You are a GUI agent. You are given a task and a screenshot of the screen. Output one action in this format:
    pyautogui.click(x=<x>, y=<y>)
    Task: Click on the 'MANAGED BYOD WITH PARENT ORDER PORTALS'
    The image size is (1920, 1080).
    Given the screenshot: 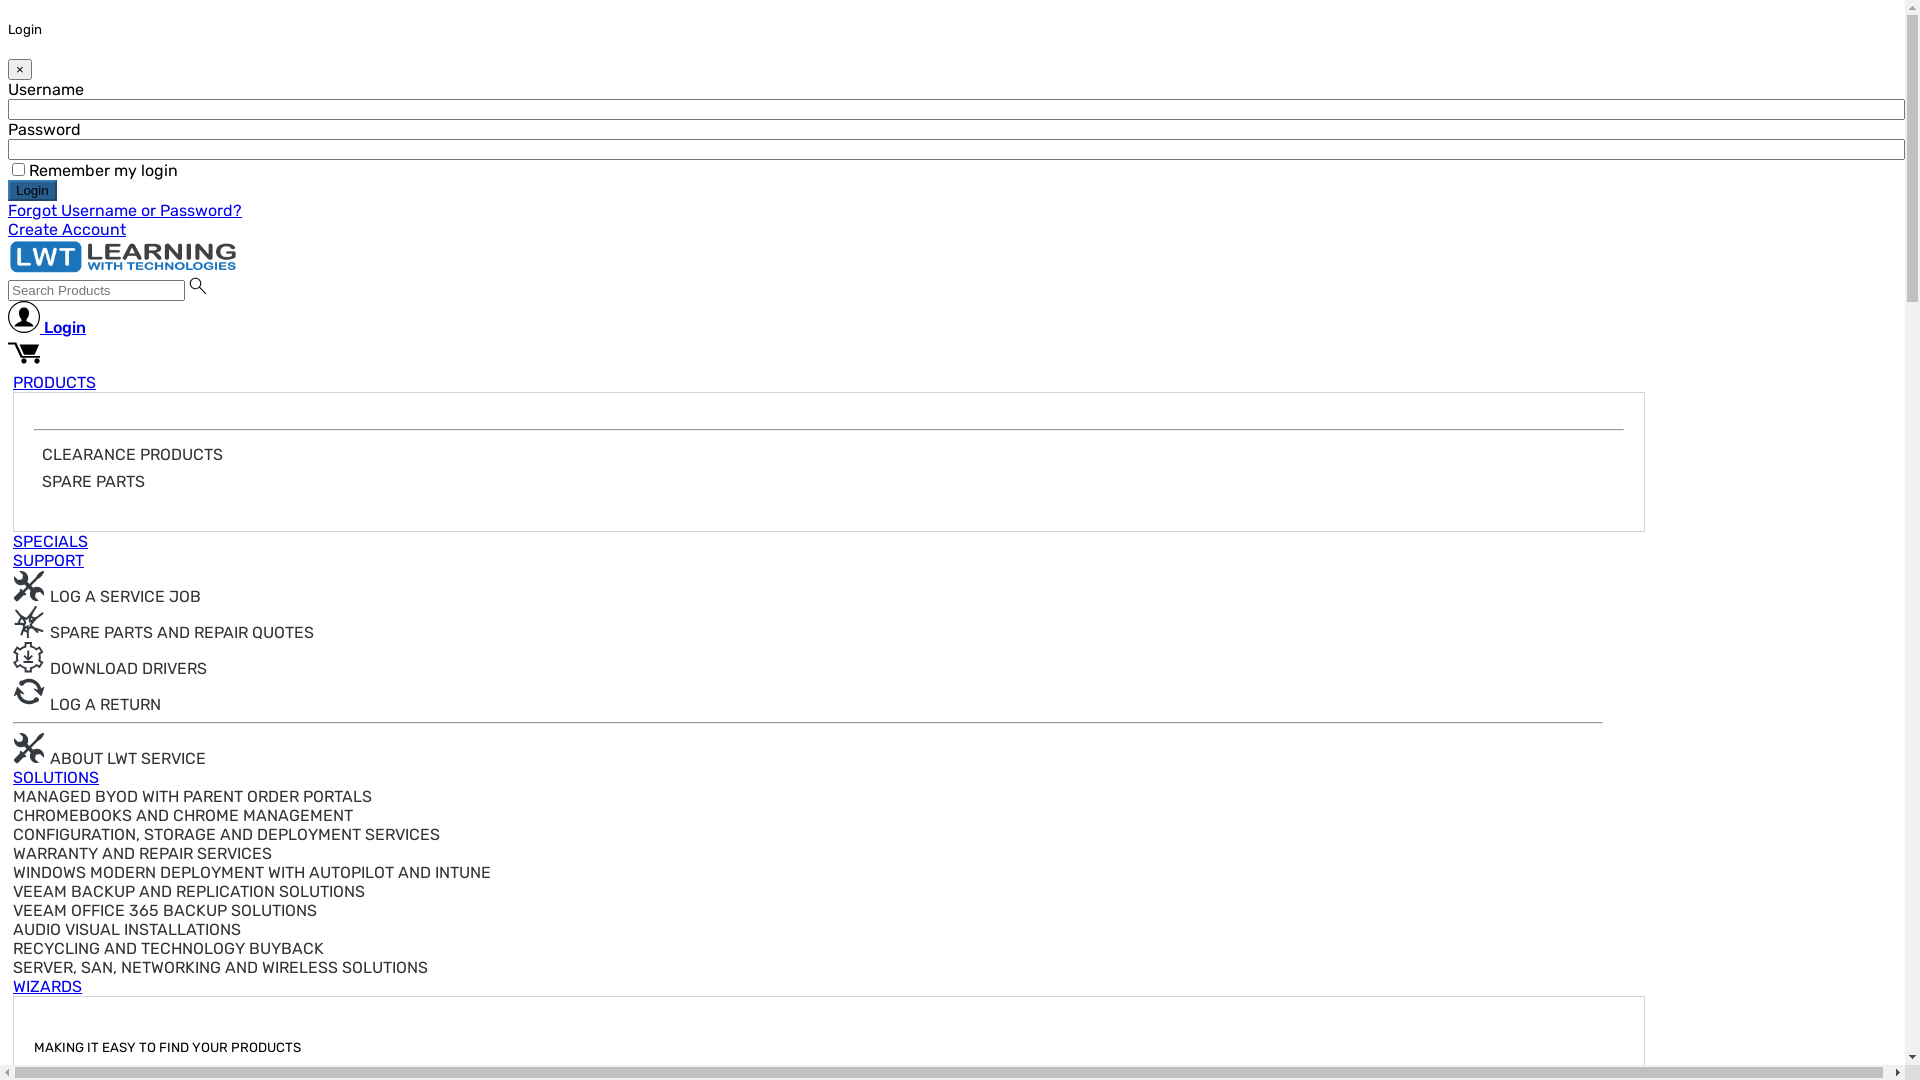 What is the action you would take?
    pyautogui.click(x=192, y=795)
    